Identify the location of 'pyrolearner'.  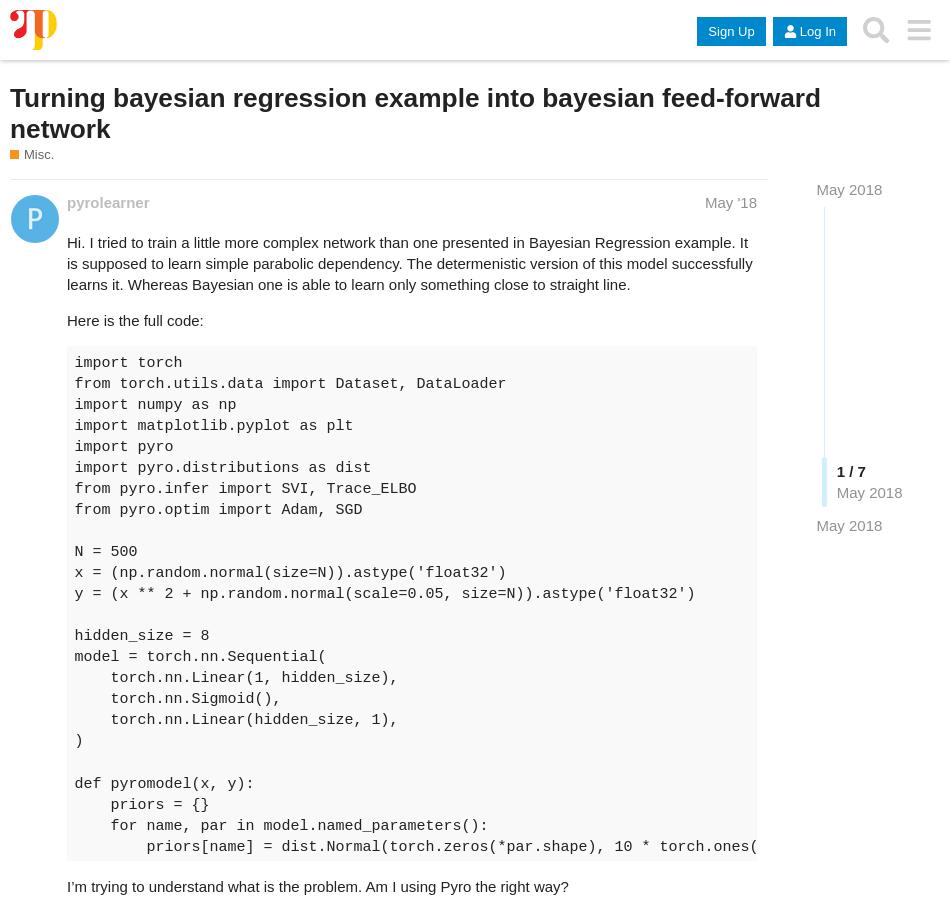
(108, 200).